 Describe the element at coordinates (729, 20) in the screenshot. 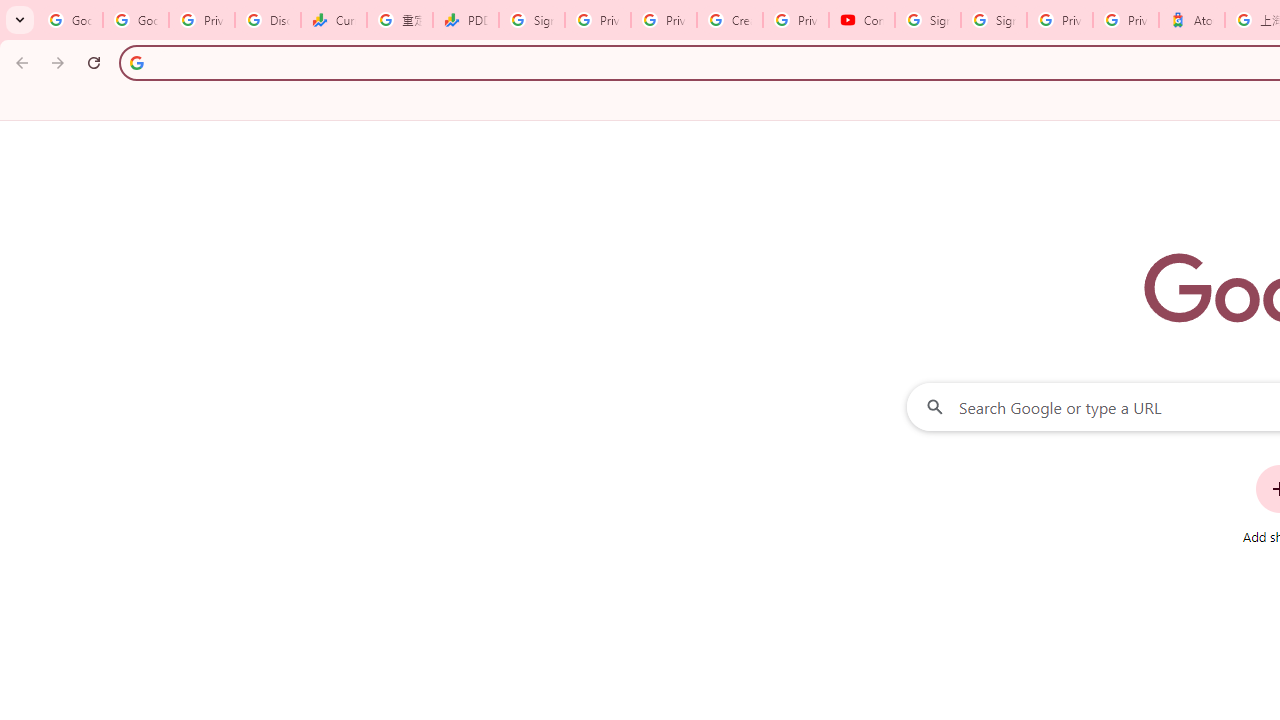

I see `'Create your Google Account'` at that location.